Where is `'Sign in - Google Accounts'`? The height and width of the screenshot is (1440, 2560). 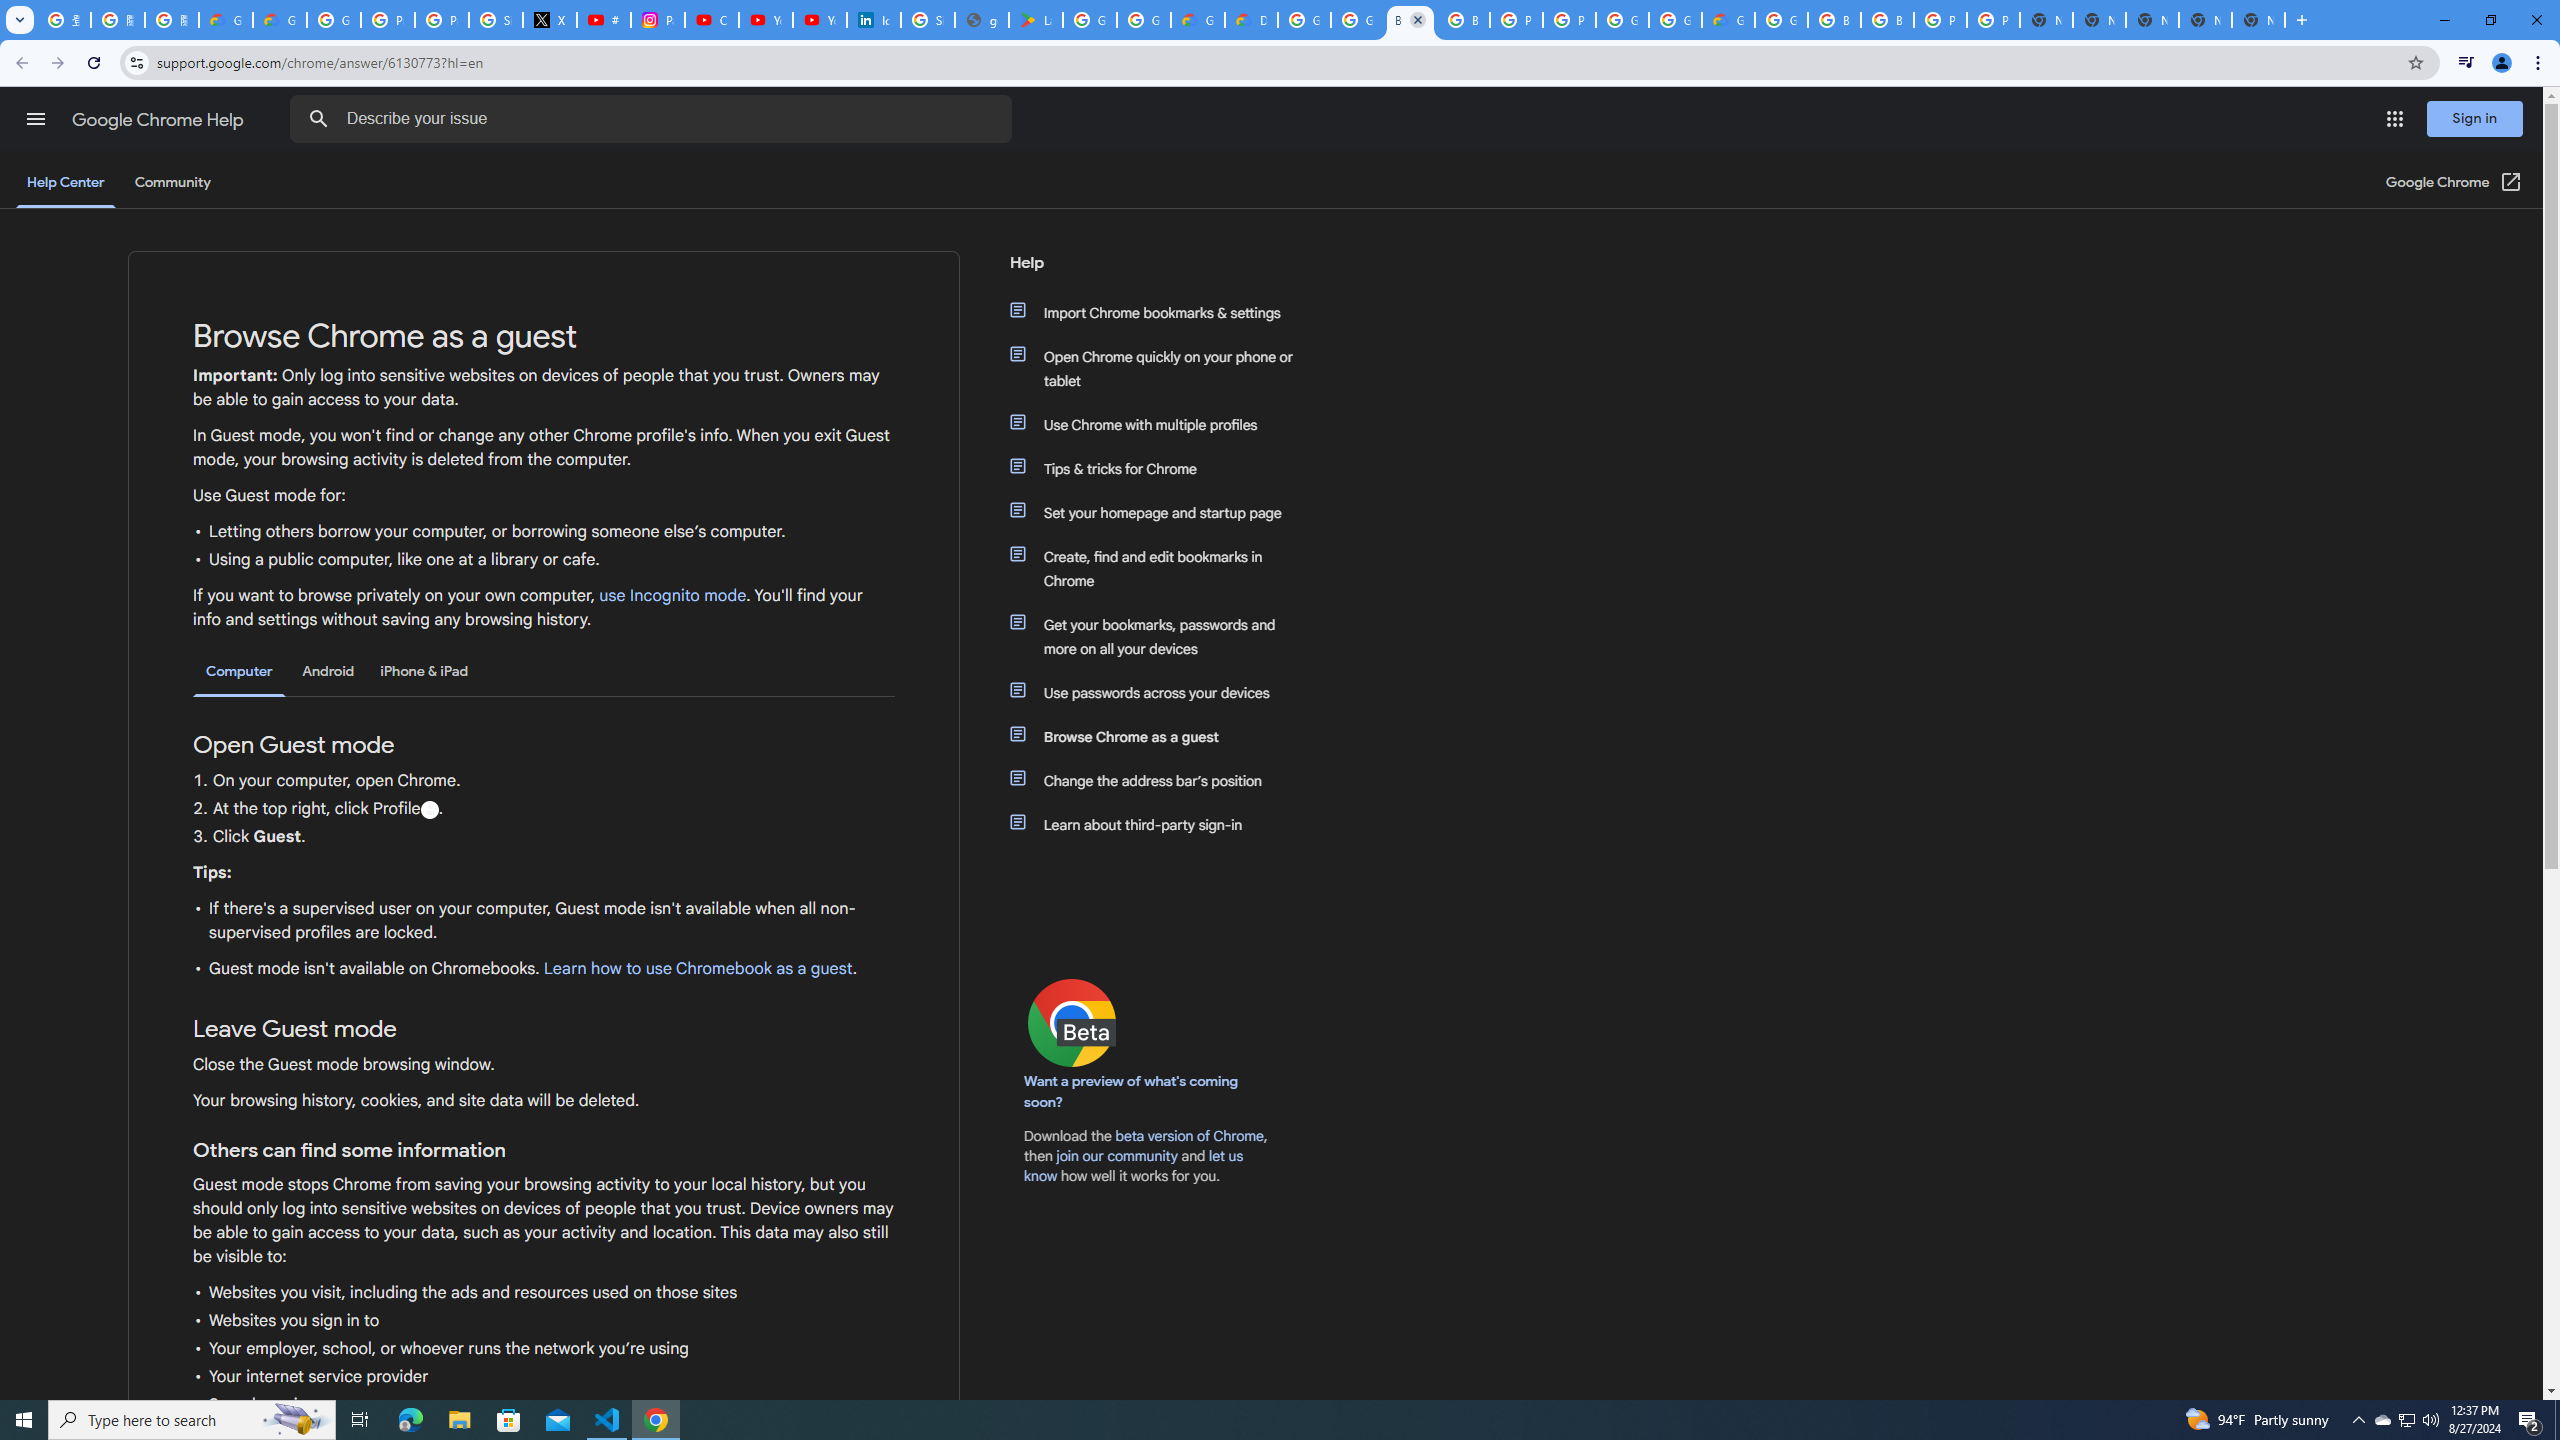
'Sign in - Google Accounts' is located at coordinates (496, 19).